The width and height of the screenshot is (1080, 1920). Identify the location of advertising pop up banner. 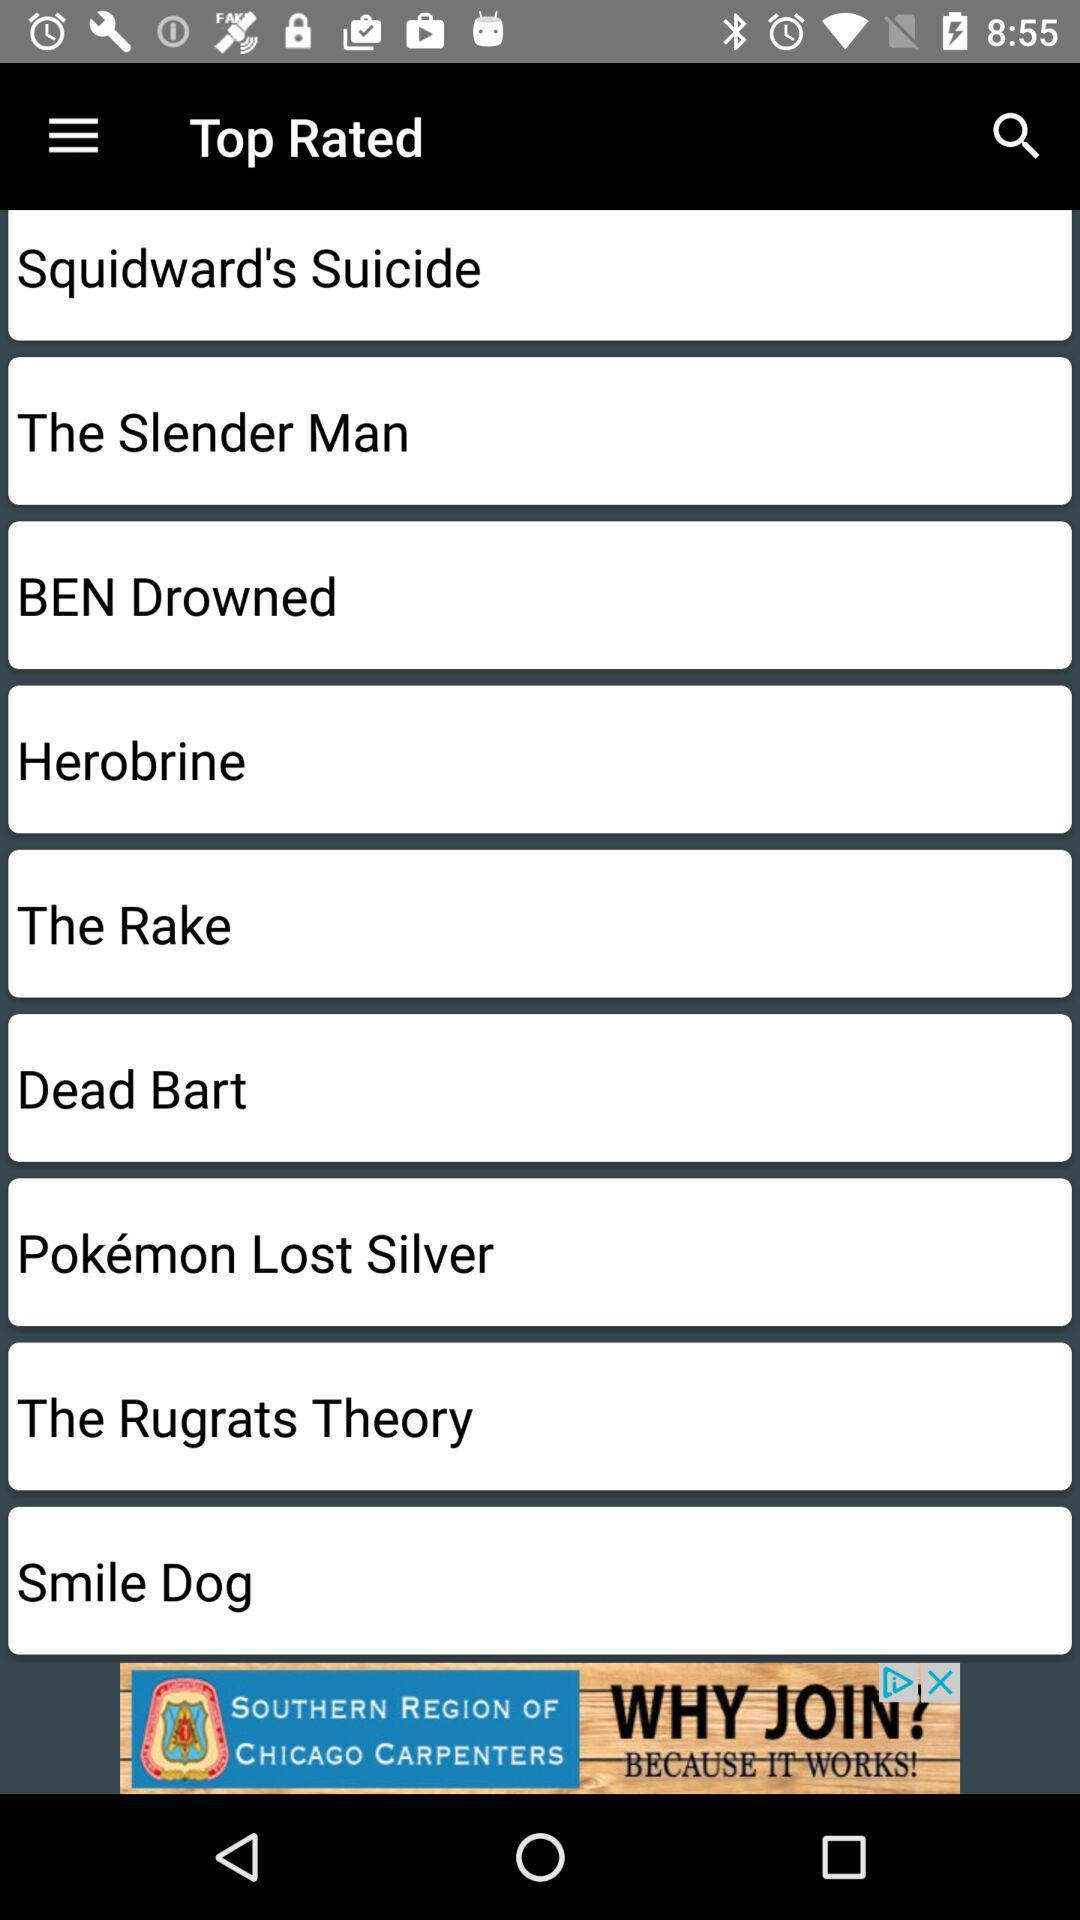
(540, 1727).